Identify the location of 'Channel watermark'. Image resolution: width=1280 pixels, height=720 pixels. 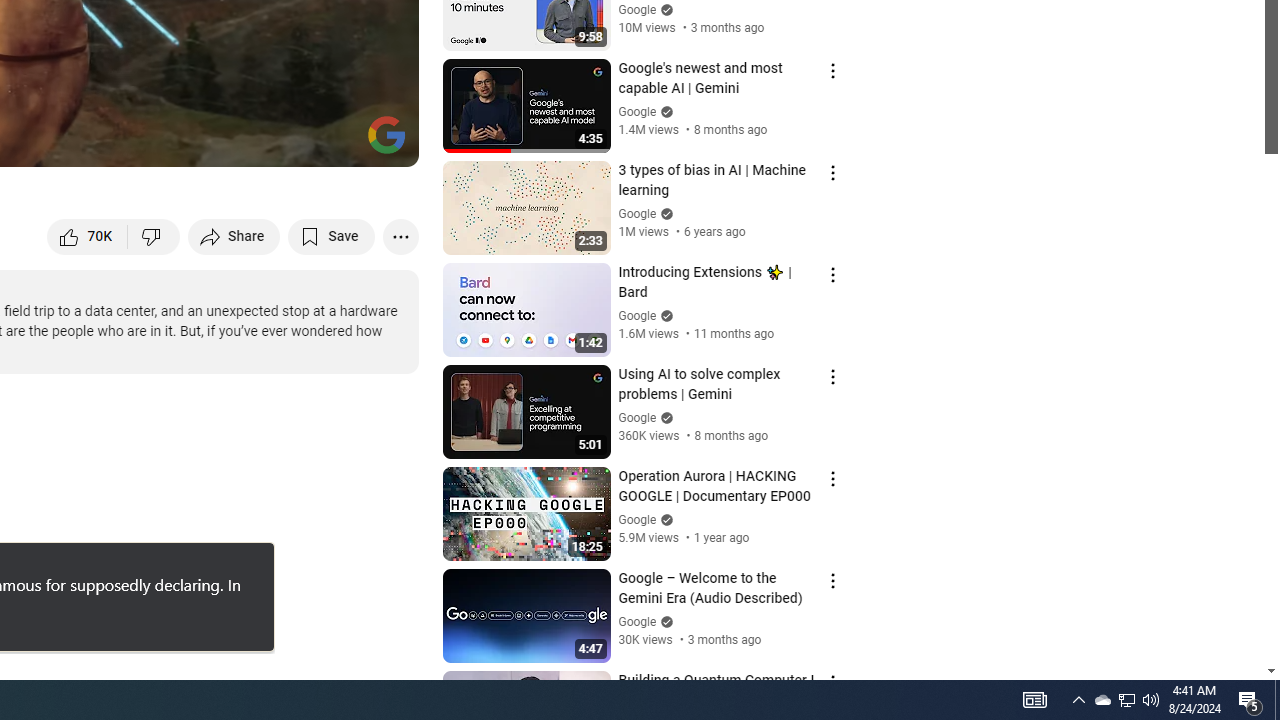
(386, 135).